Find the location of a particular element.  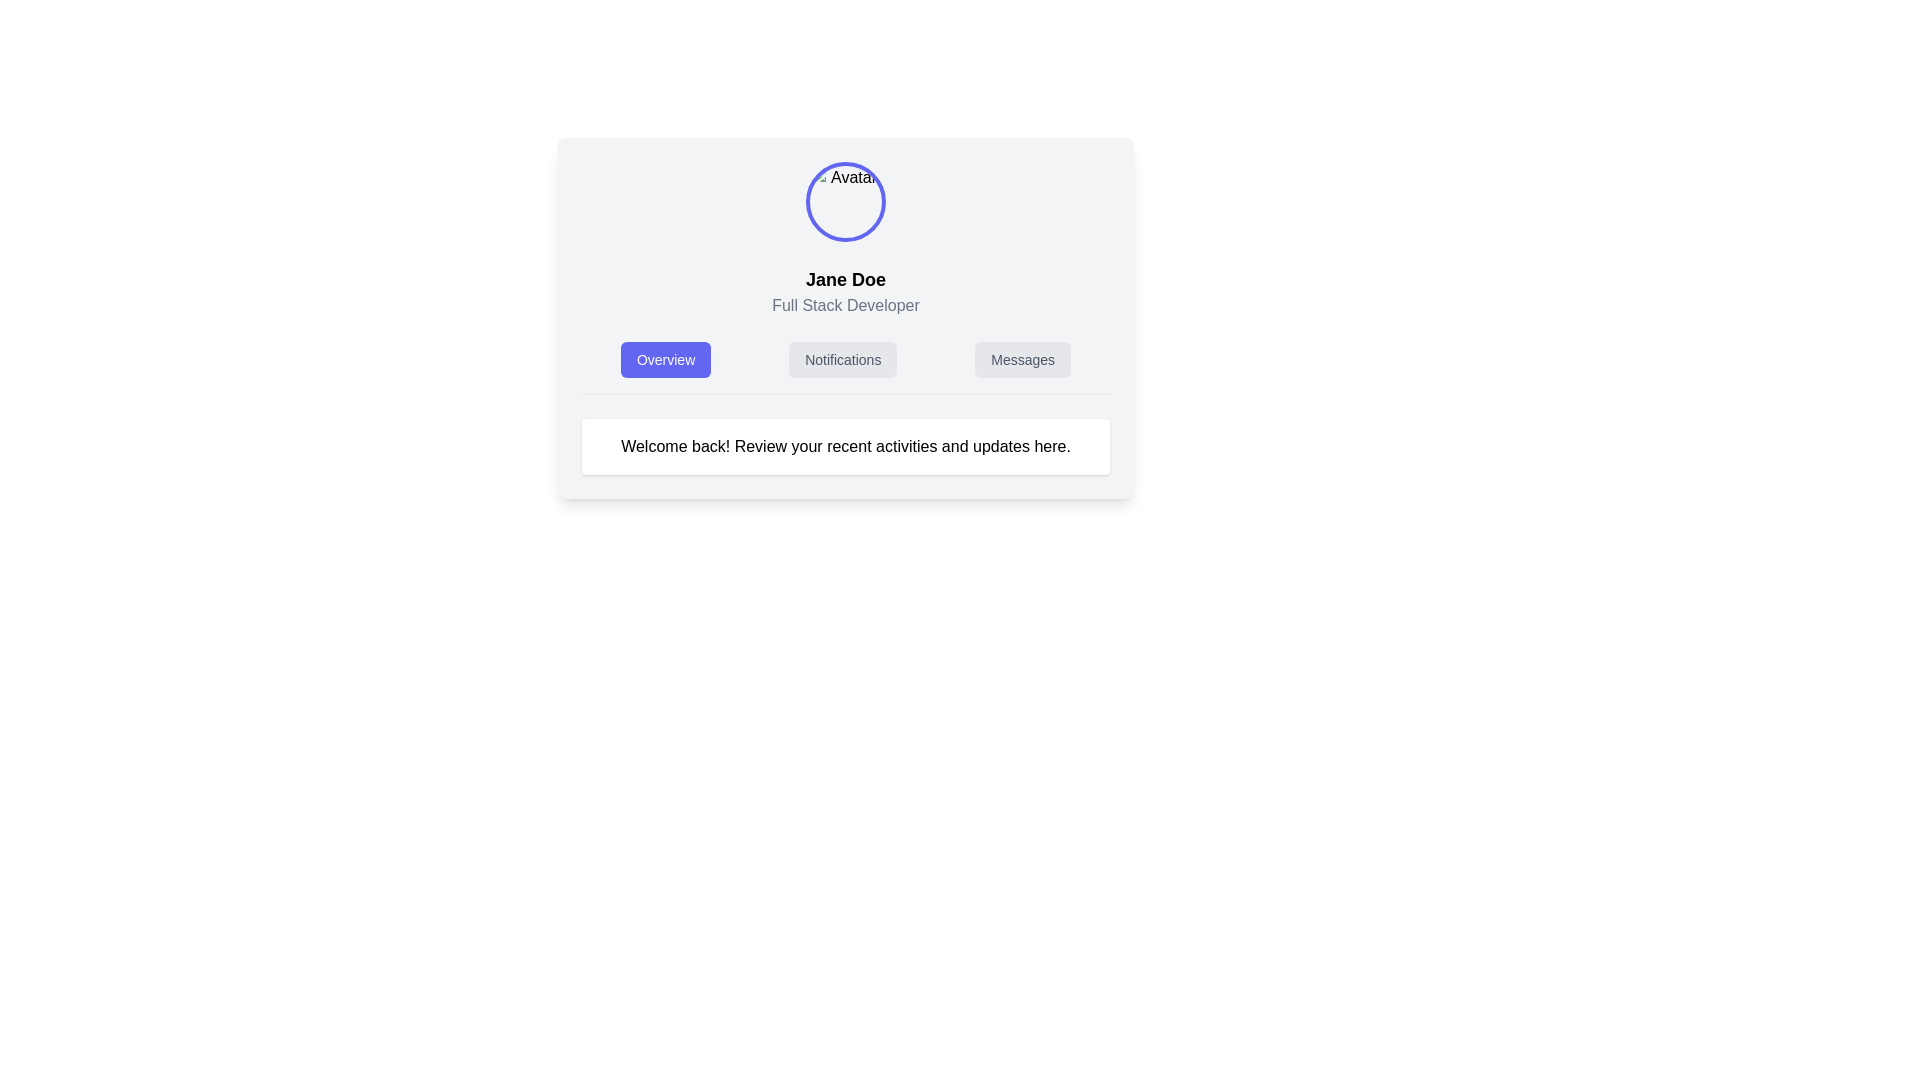

the Informational text block that displays 'Welcome back! Review your recent activities and updates here.' is located at coordinates (845, 446).